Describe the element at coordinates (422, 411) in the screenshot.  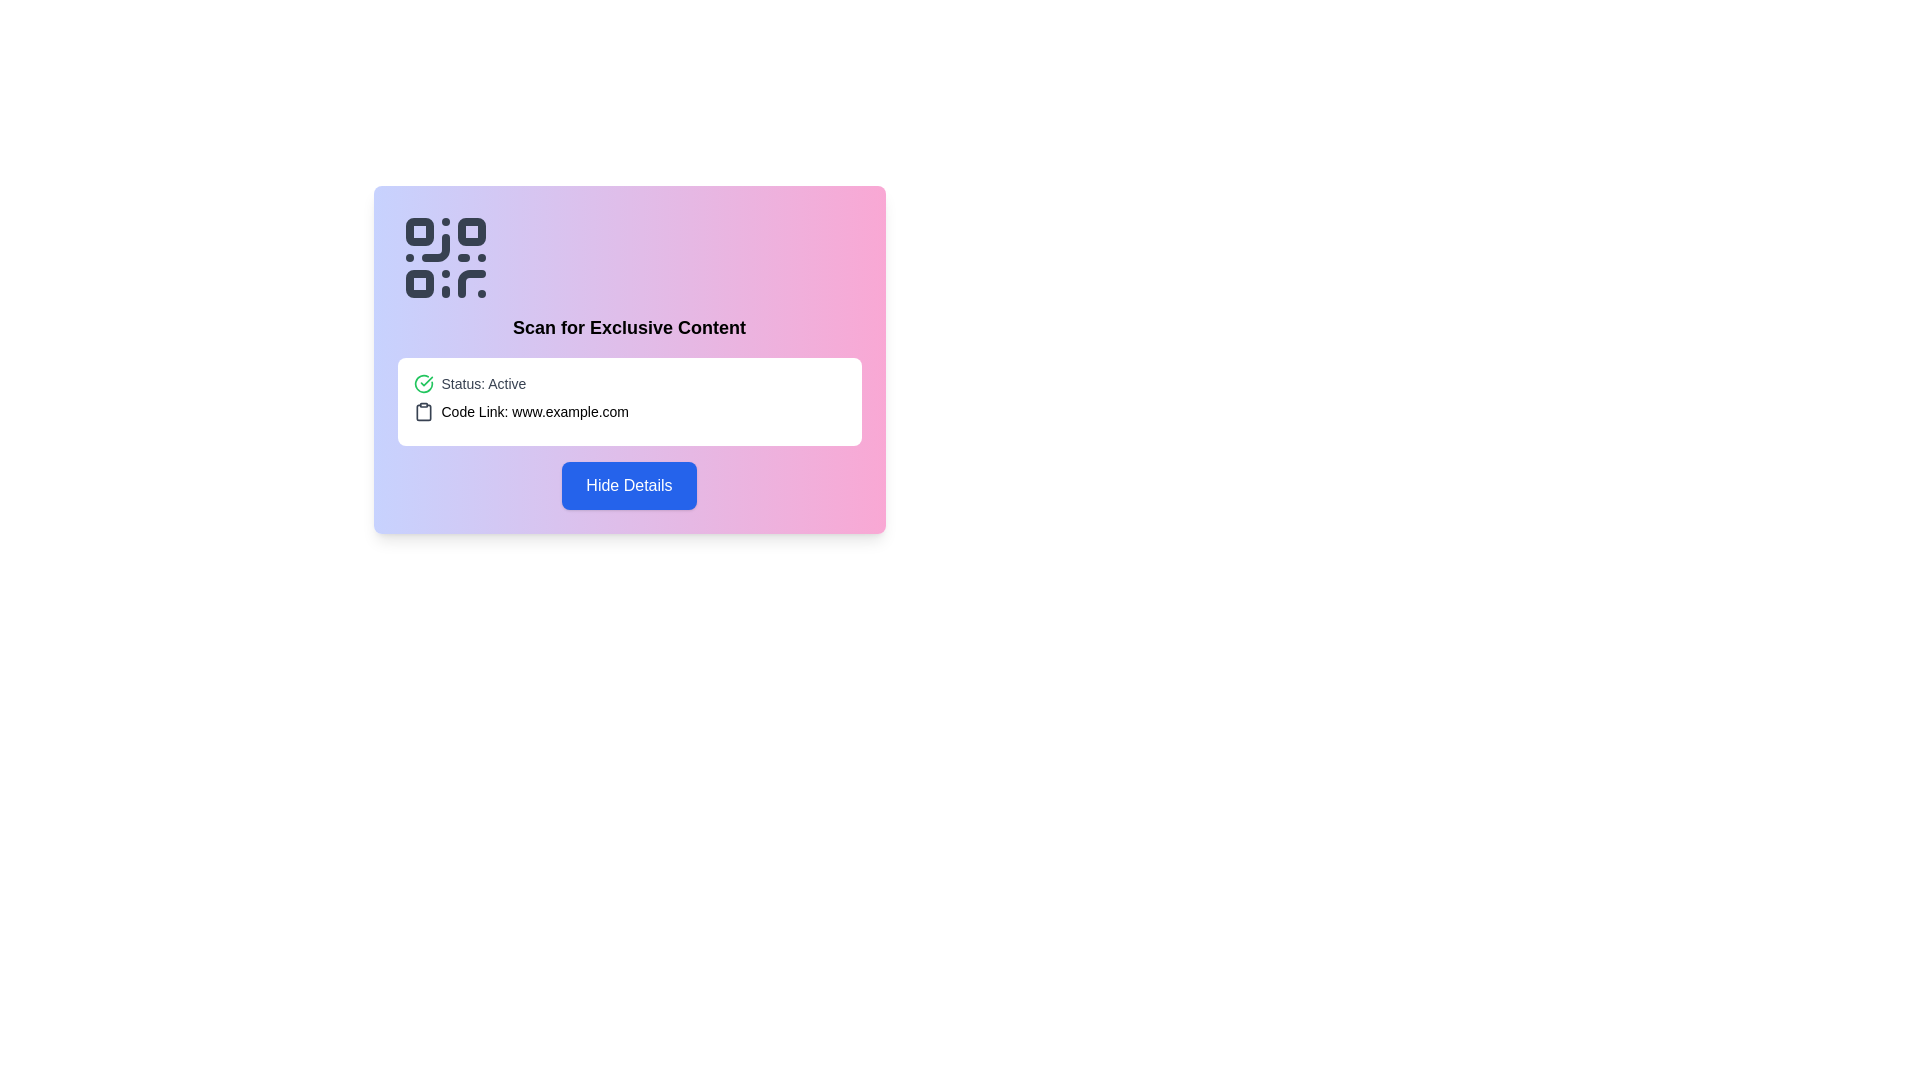
I see `the small gray clipboard icon located to the immediate left of the text 'Code Link: www.example.com'` at that location.